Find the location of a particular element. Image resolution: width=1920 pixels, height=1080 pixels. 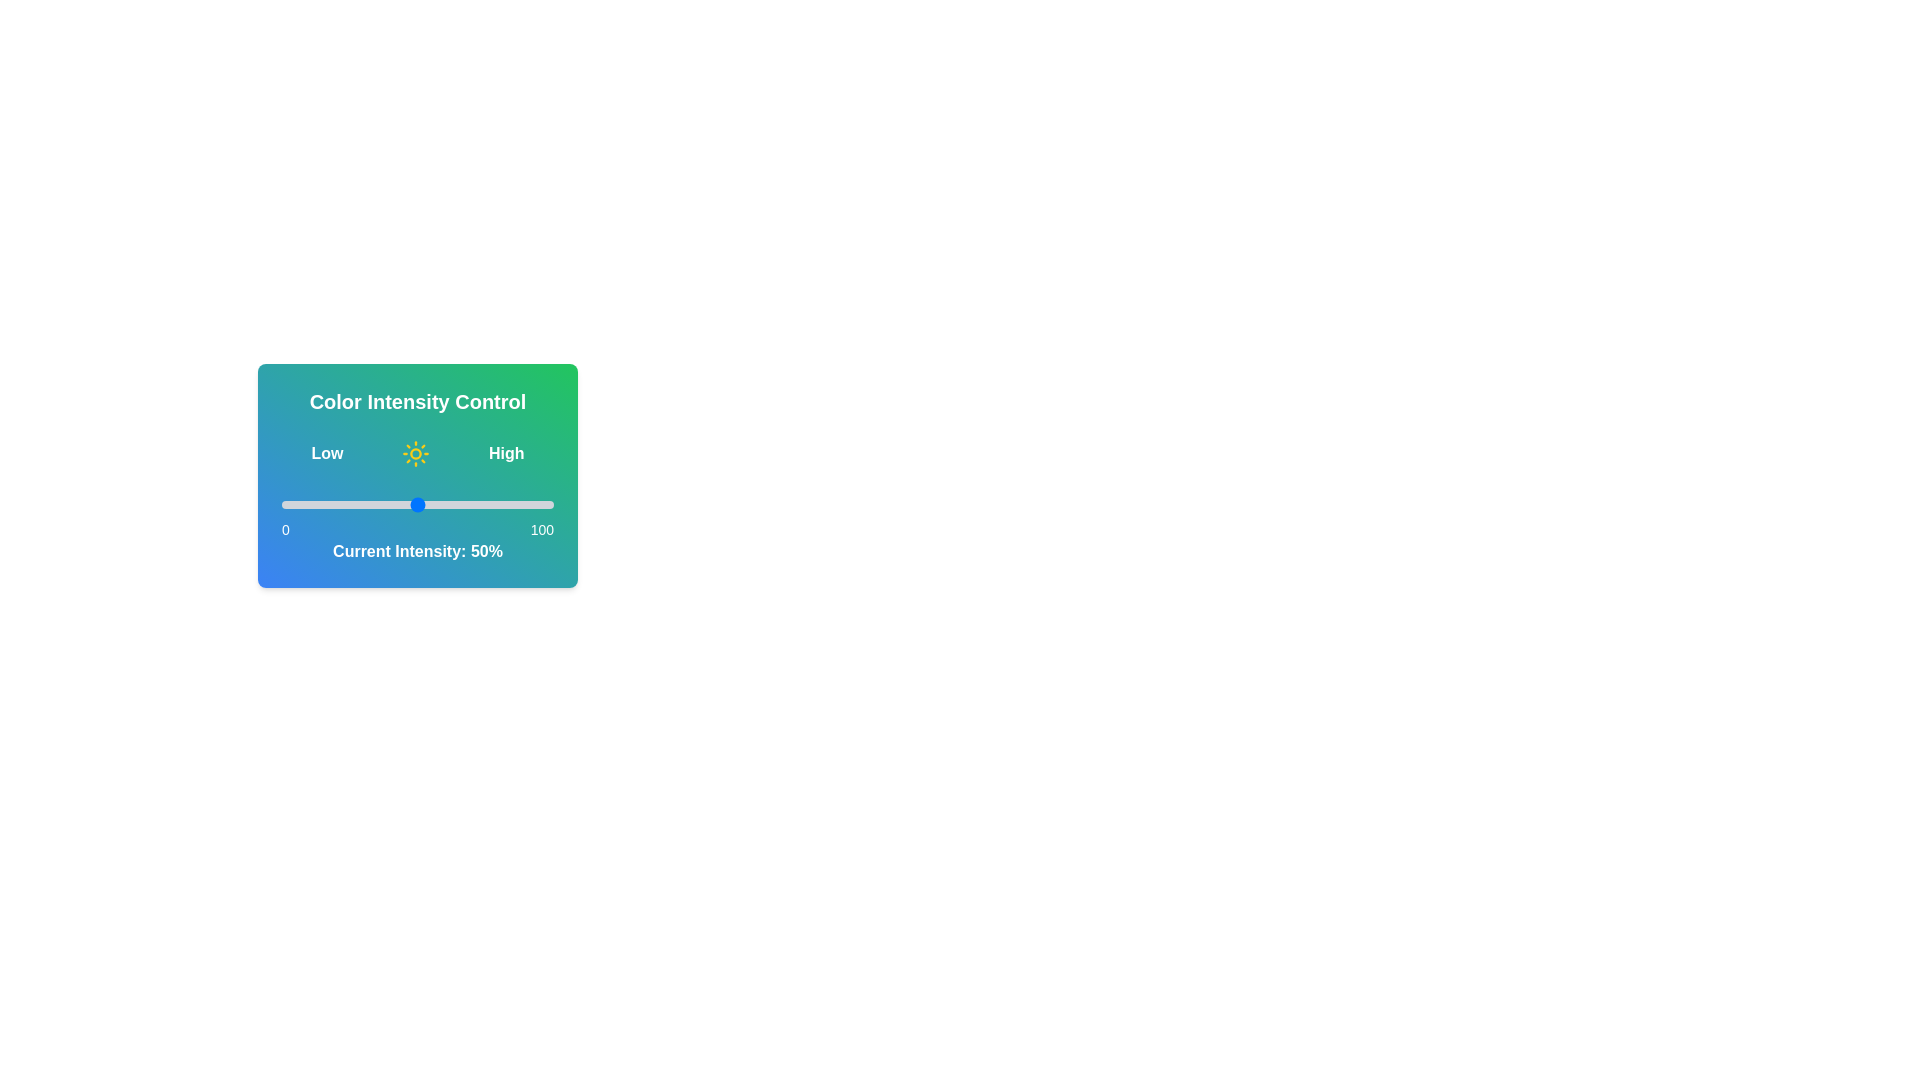

the Group containing the texts 'Low' and 'High' with a sun-like icon in the center, located under the header 'Color Intensity Control' is located at coordinates (416, 454).